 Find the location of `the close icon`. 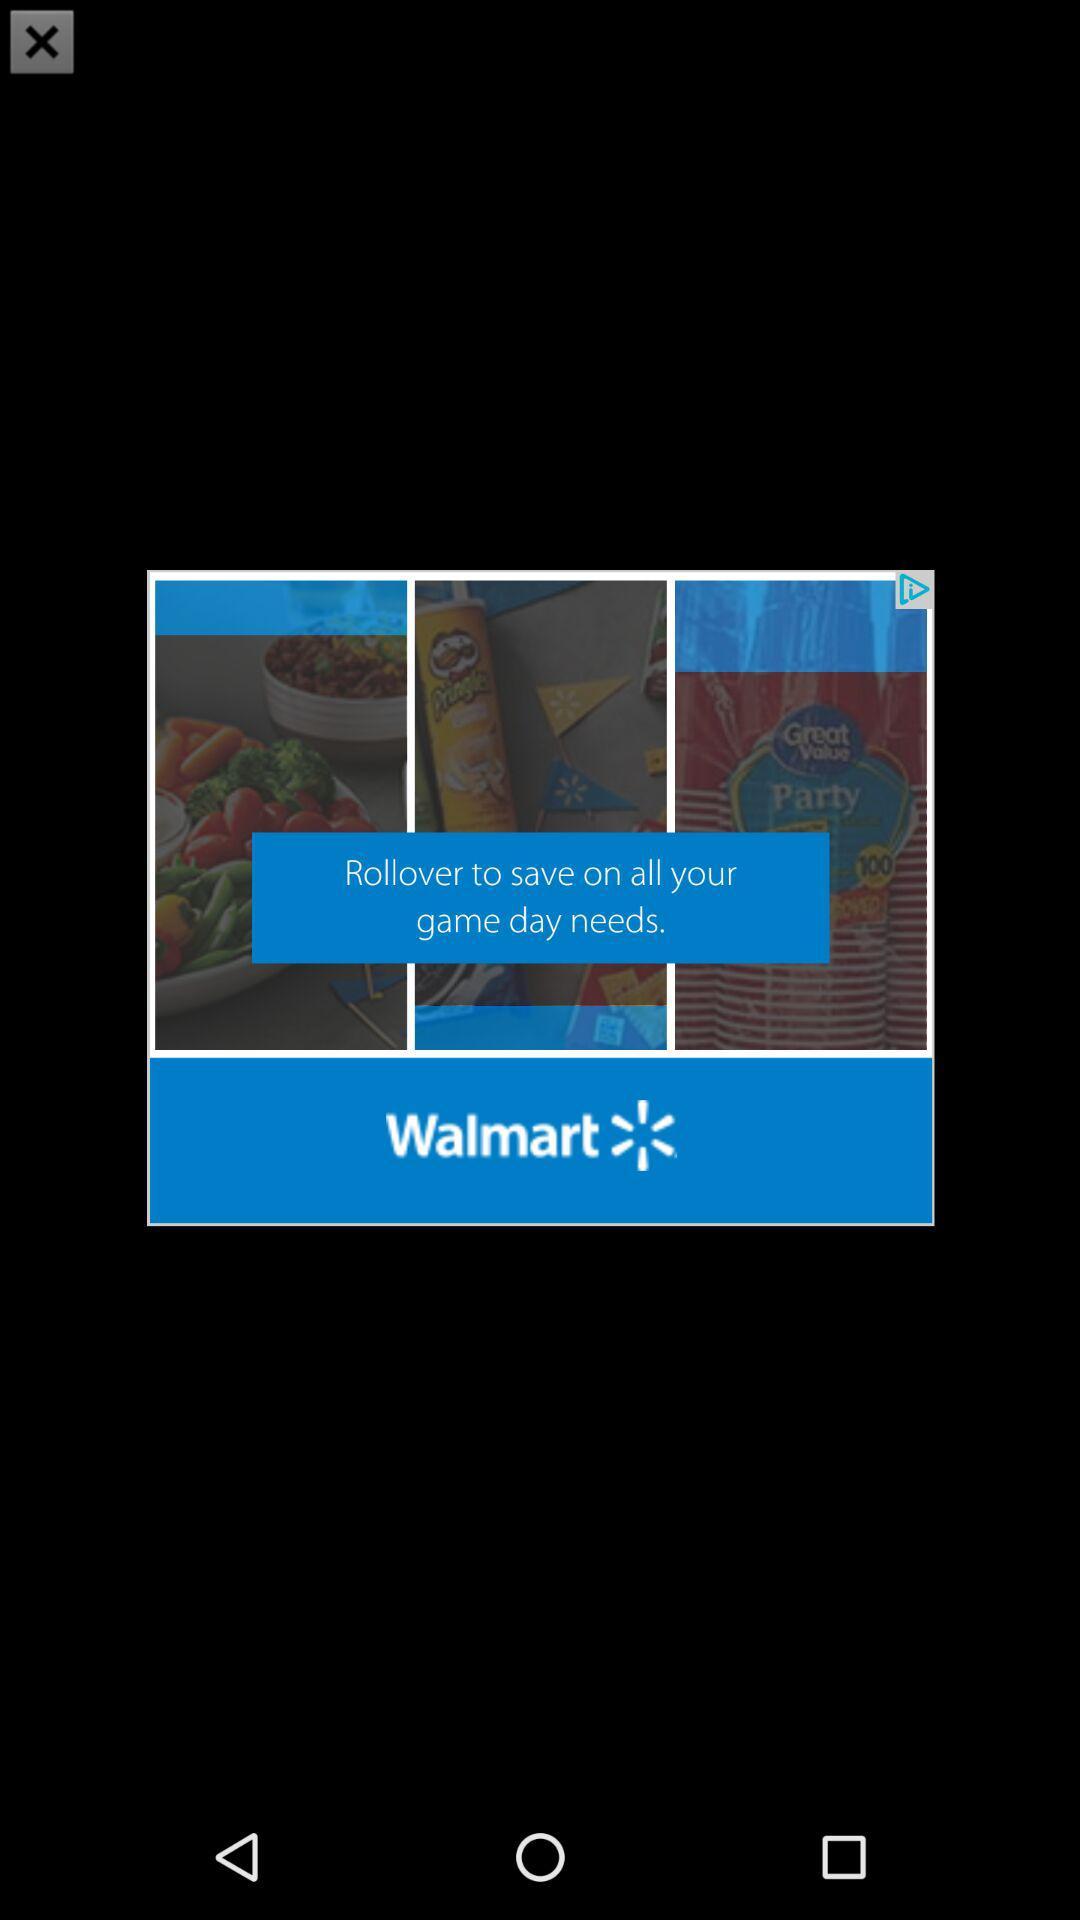

the close icon is located at coordinates (42, 44).